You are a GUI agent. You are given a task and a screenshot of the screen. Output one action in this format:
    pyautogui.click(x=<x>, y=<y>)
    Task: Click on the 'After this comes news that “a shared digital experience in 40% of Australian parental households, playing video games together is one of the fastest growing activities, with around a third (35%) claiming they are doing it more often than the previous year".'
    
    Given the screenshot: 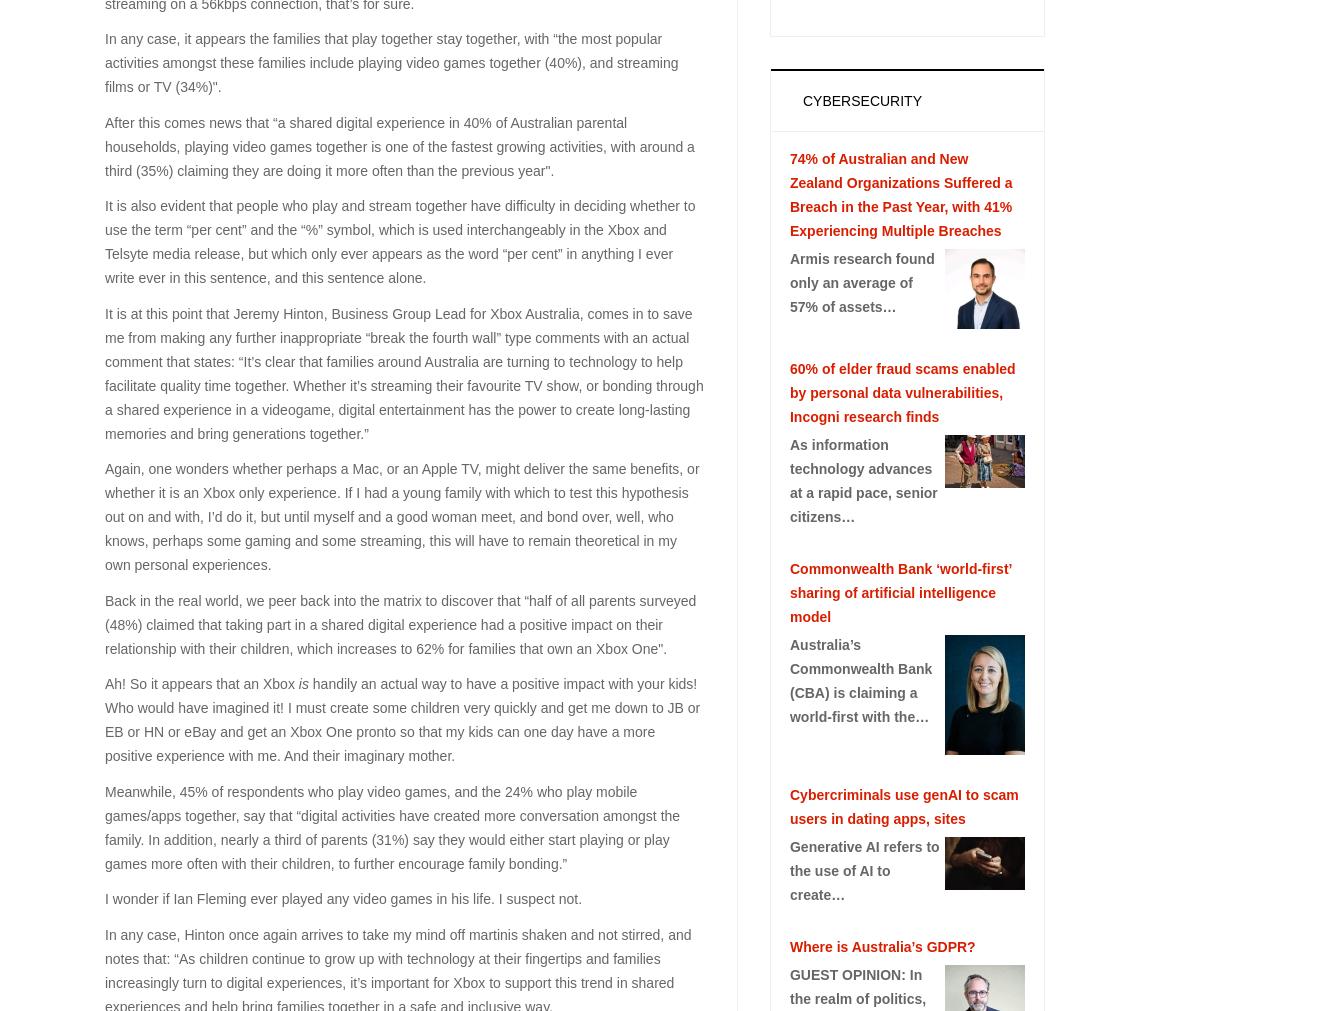 What is the action you would take?
    pyautogui.click(x=104, y=144)
    